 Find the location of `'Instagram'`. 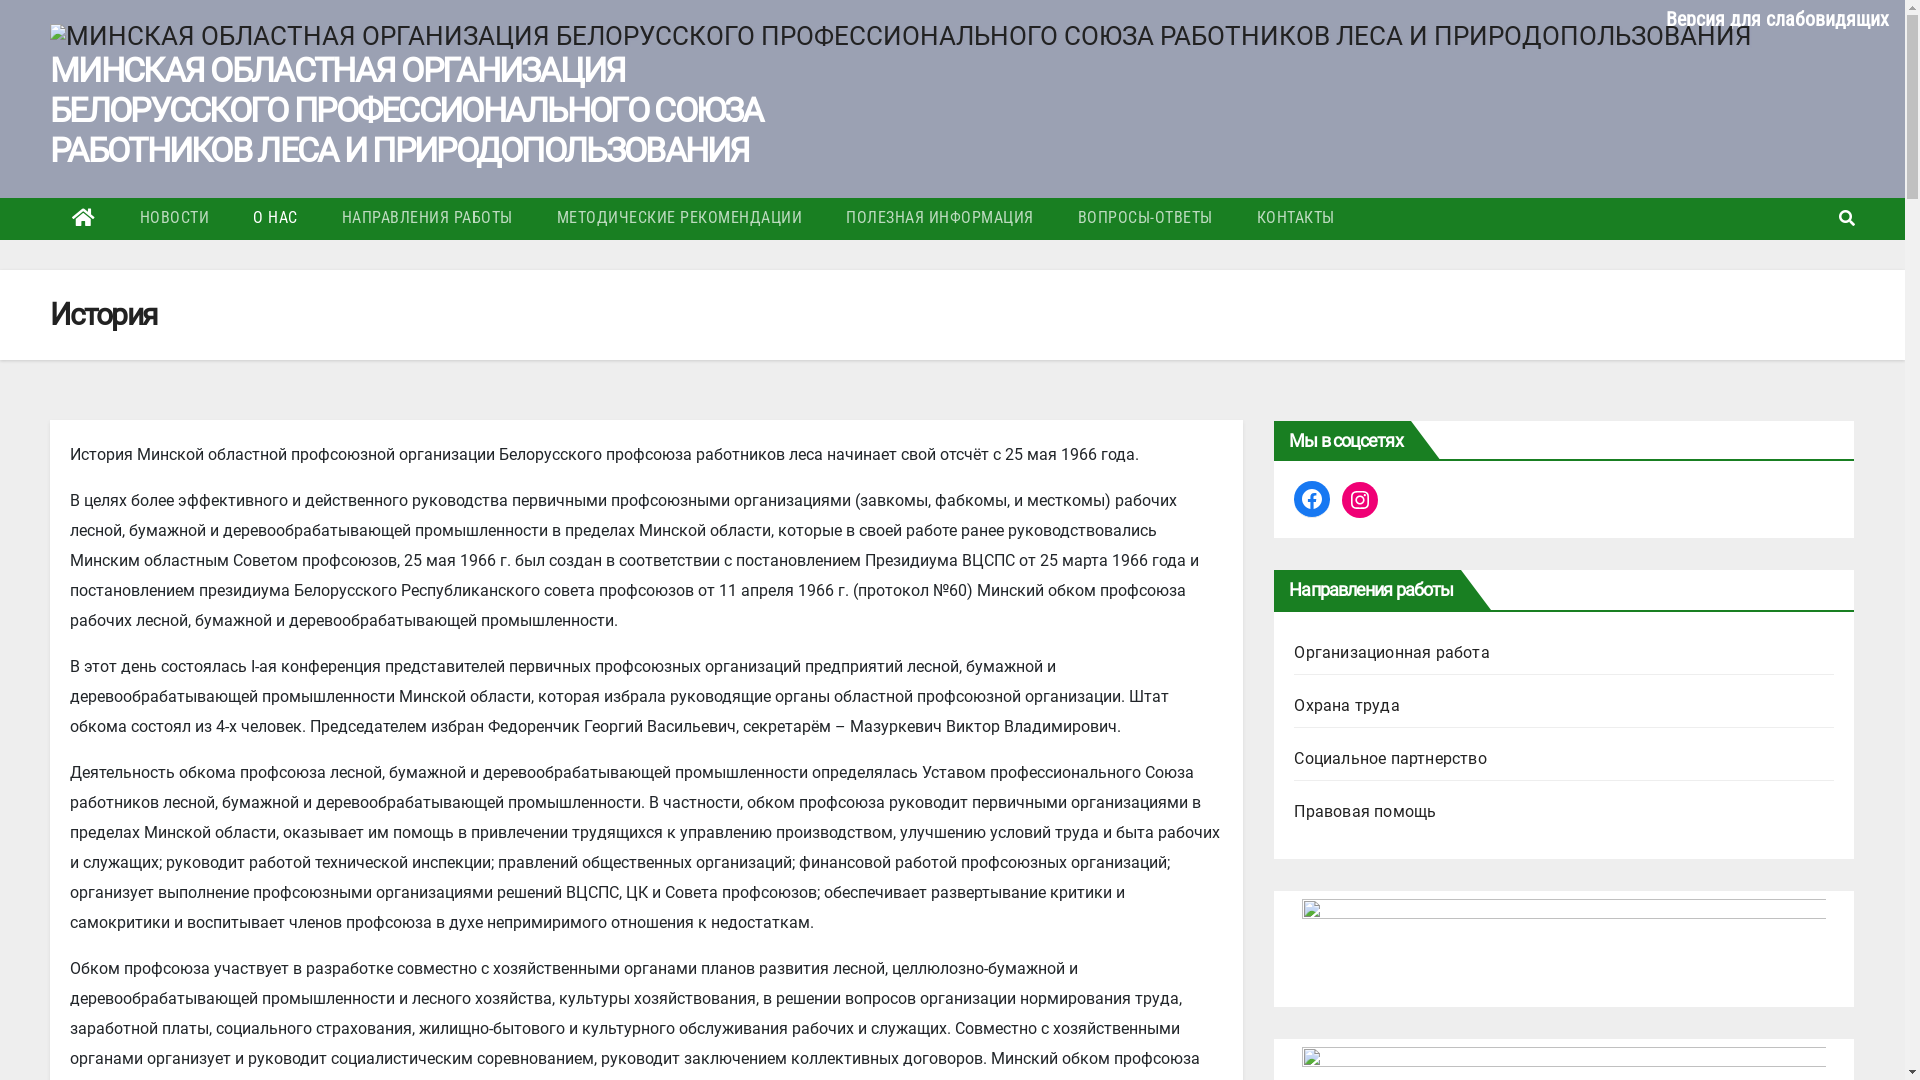

'Instagram' is located at coordinates (1359, 499).